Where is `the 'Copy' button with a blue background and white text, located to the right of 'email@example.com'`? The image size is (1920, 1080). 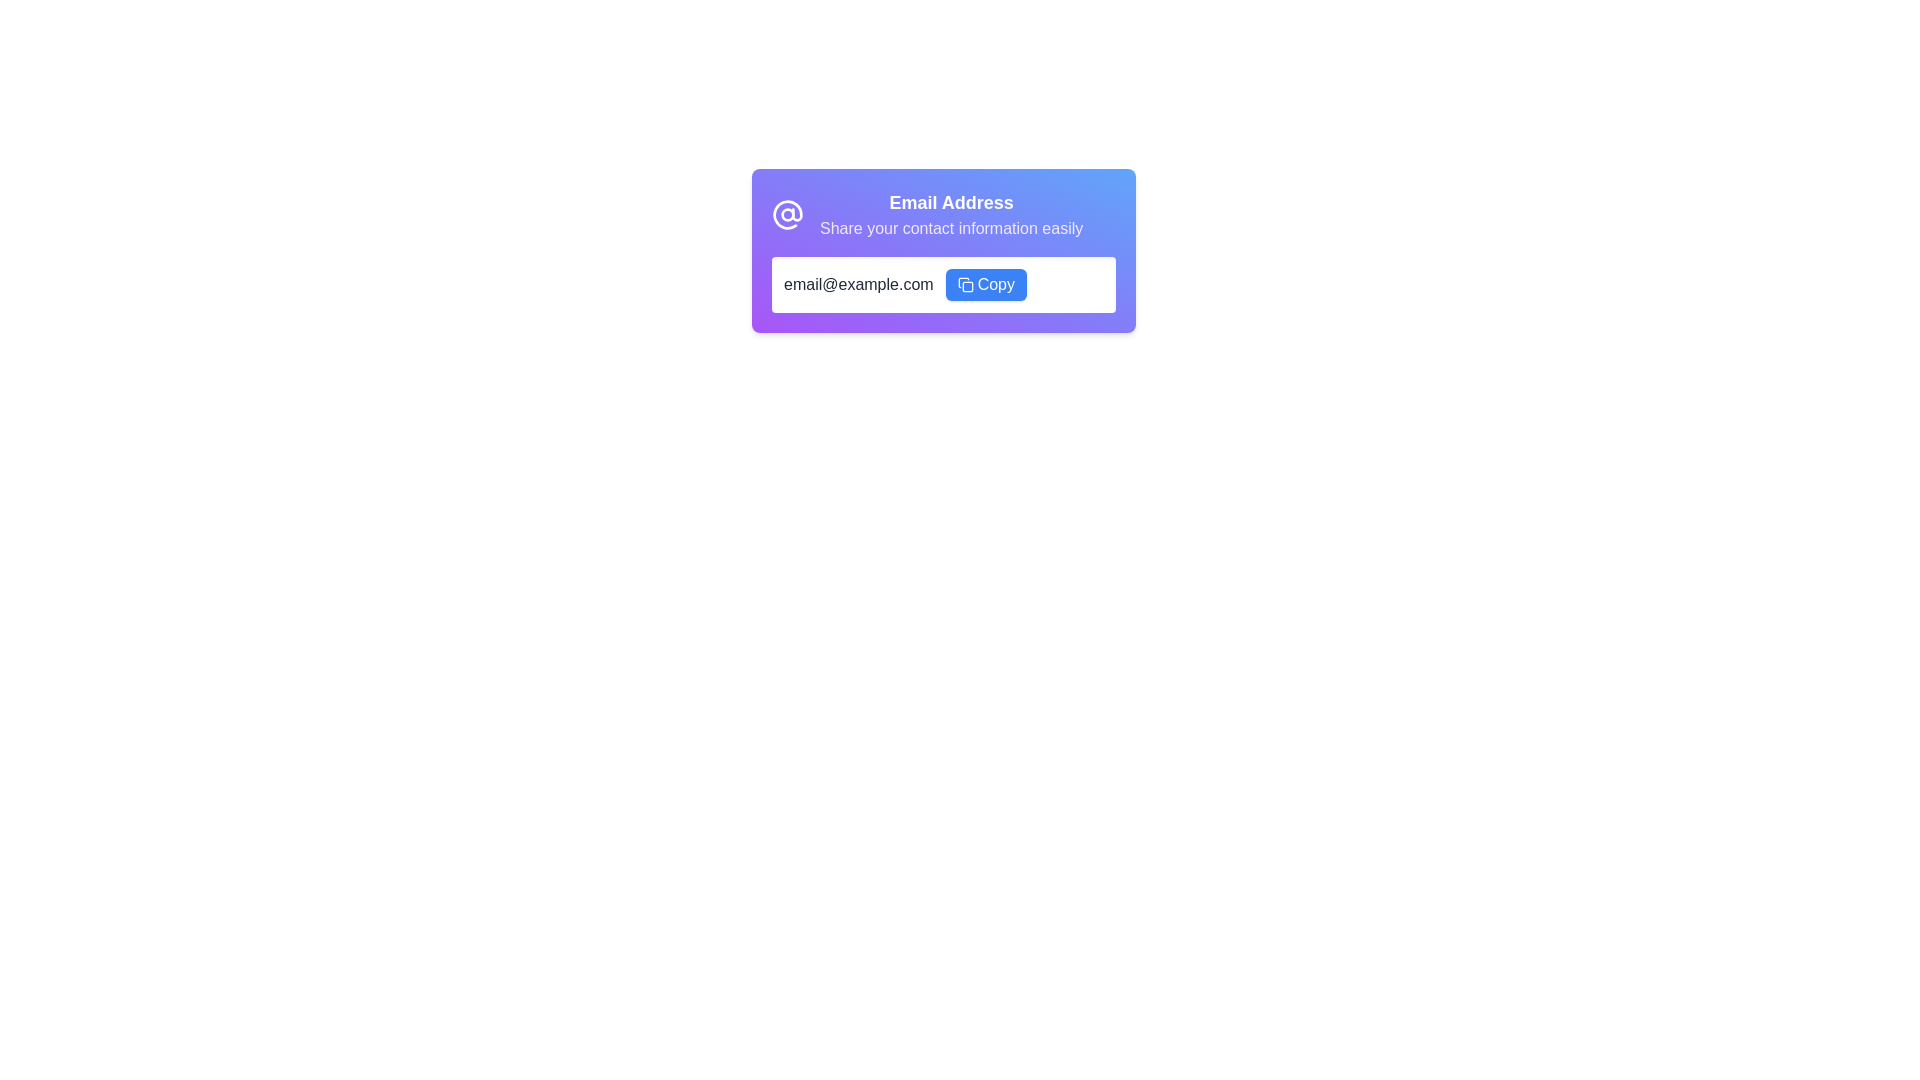
the 'Copy' button with a blue background and white text, located to the right of 'email@example.com' is located at coordinates (986, 285).